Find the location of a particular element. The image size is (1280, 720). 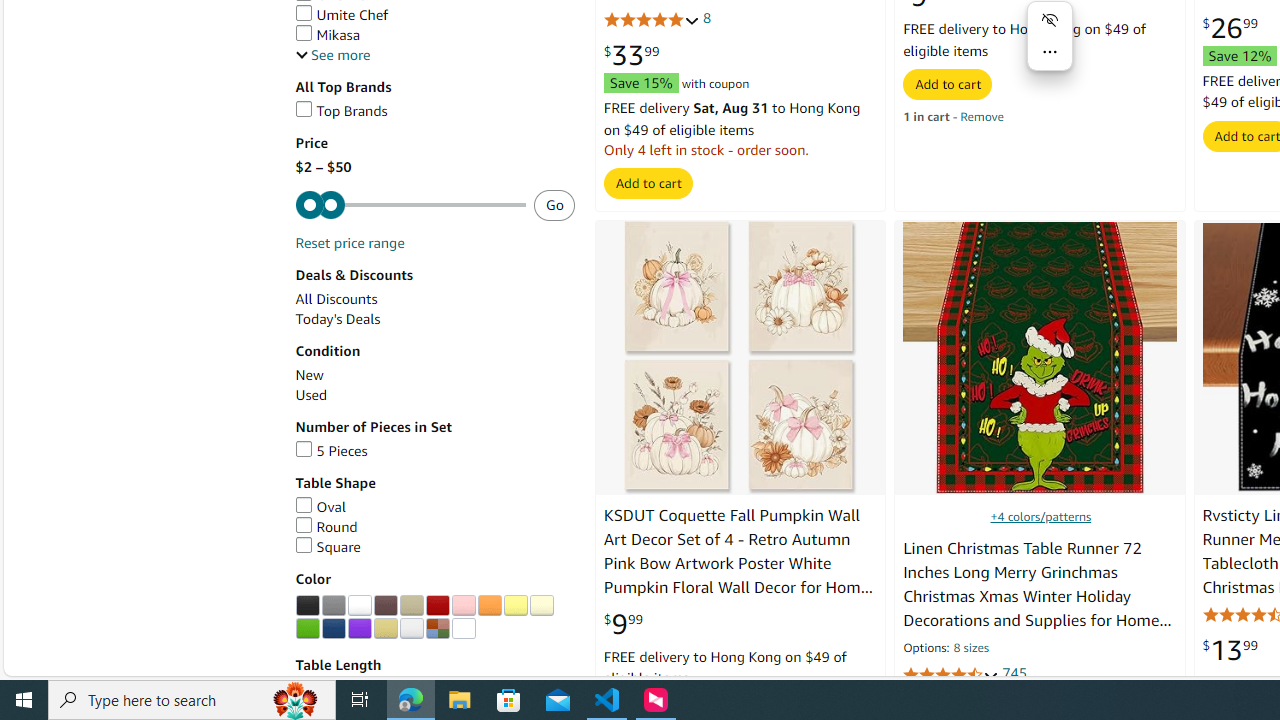

'Grey' is located at coordinates (333, 604).